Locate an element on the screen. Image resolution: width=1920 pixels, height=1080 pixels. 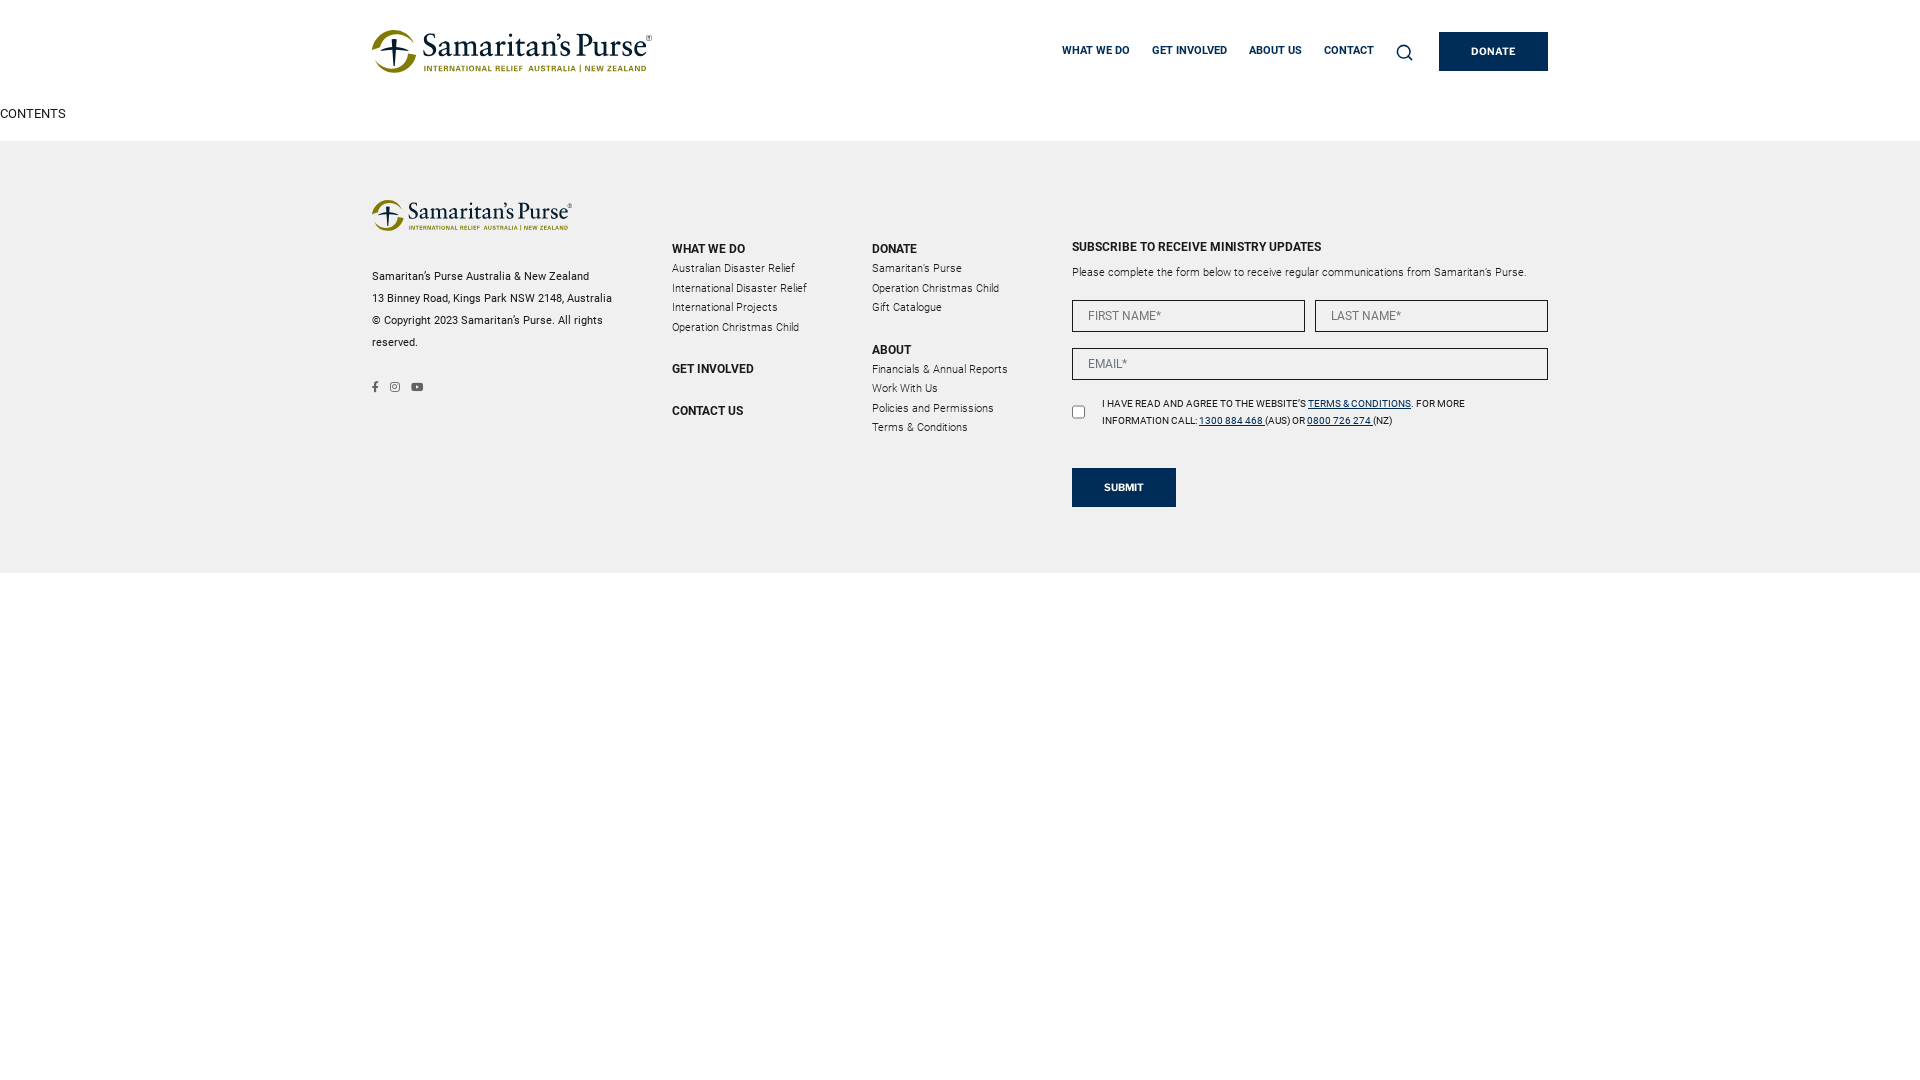
'1300 884 468' is located at coordinates (1231, 419).